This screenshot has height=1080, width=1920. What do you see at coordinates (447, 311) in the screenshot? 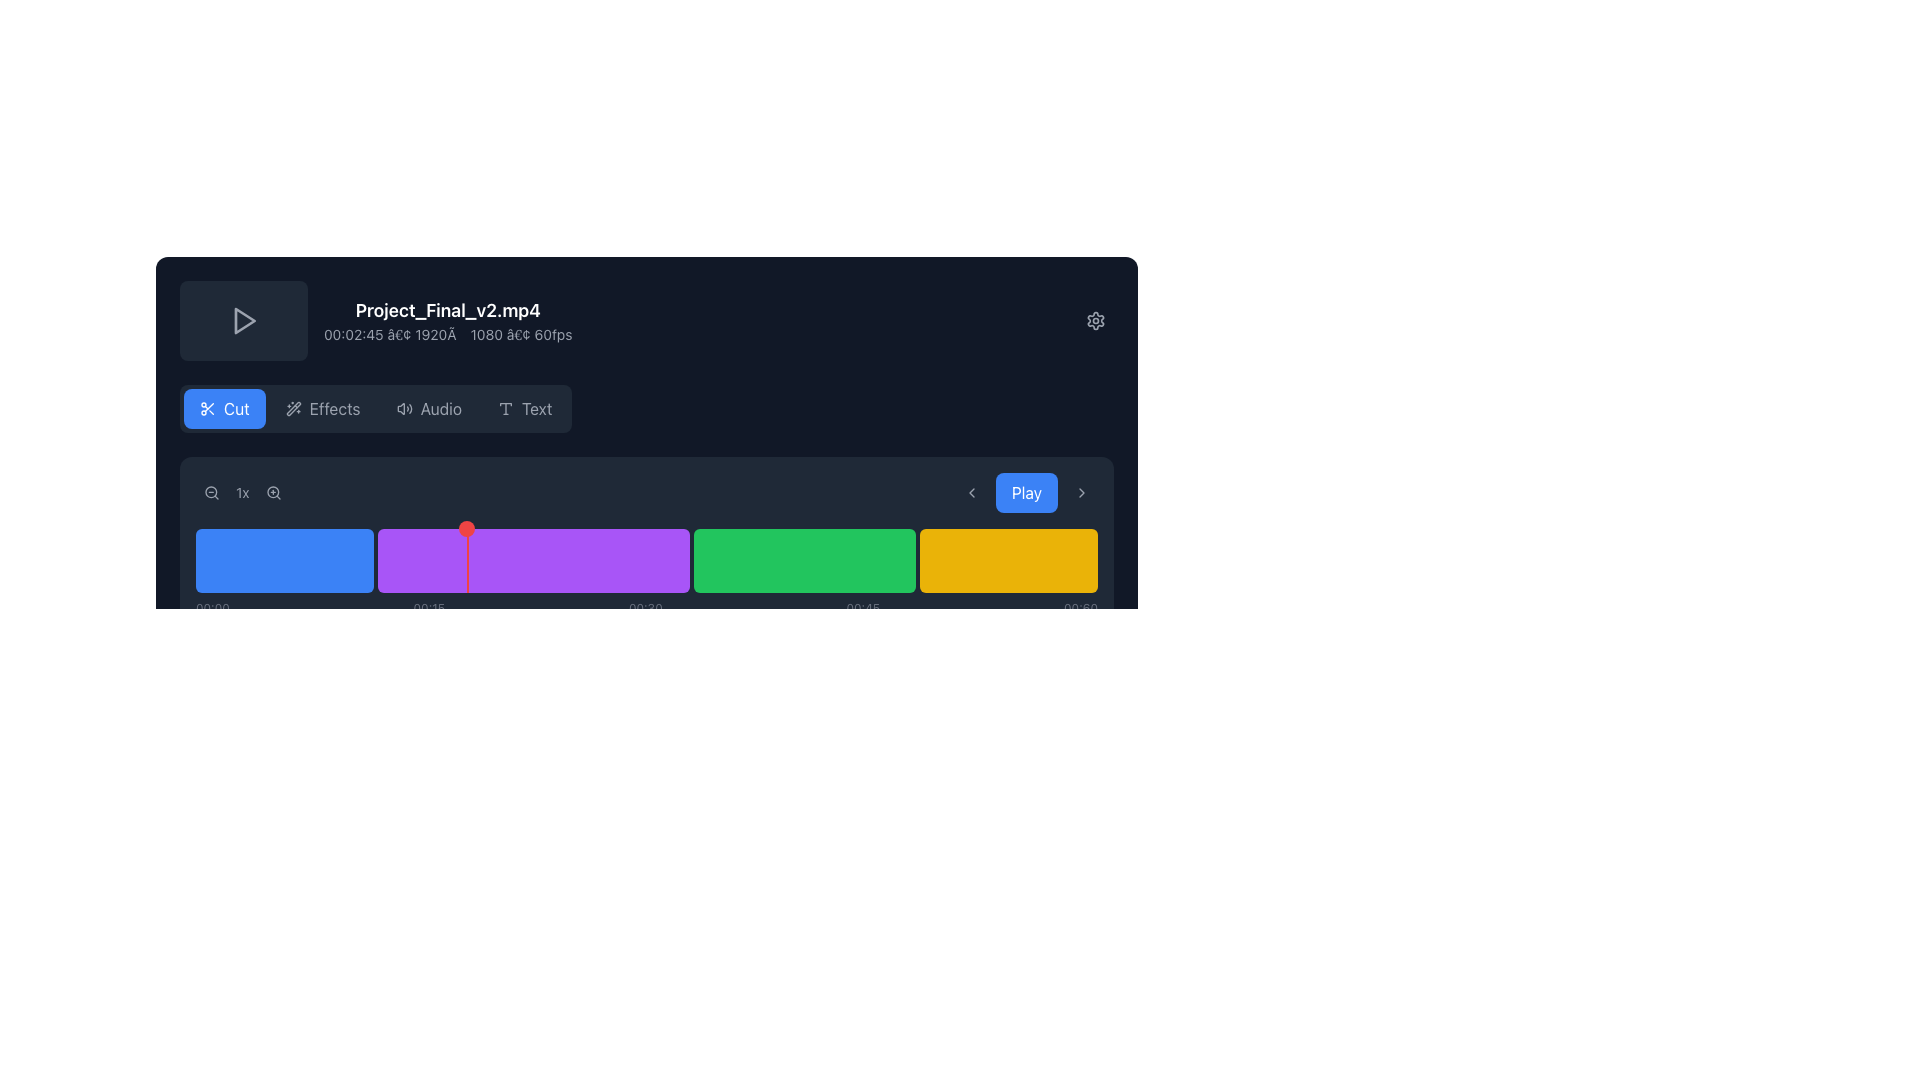
I see `the text label displaying 'Project_Final_v2.mp4', which is styled with a large, bold white font and located at the top center of the interface` at bounding box center [447, 311].